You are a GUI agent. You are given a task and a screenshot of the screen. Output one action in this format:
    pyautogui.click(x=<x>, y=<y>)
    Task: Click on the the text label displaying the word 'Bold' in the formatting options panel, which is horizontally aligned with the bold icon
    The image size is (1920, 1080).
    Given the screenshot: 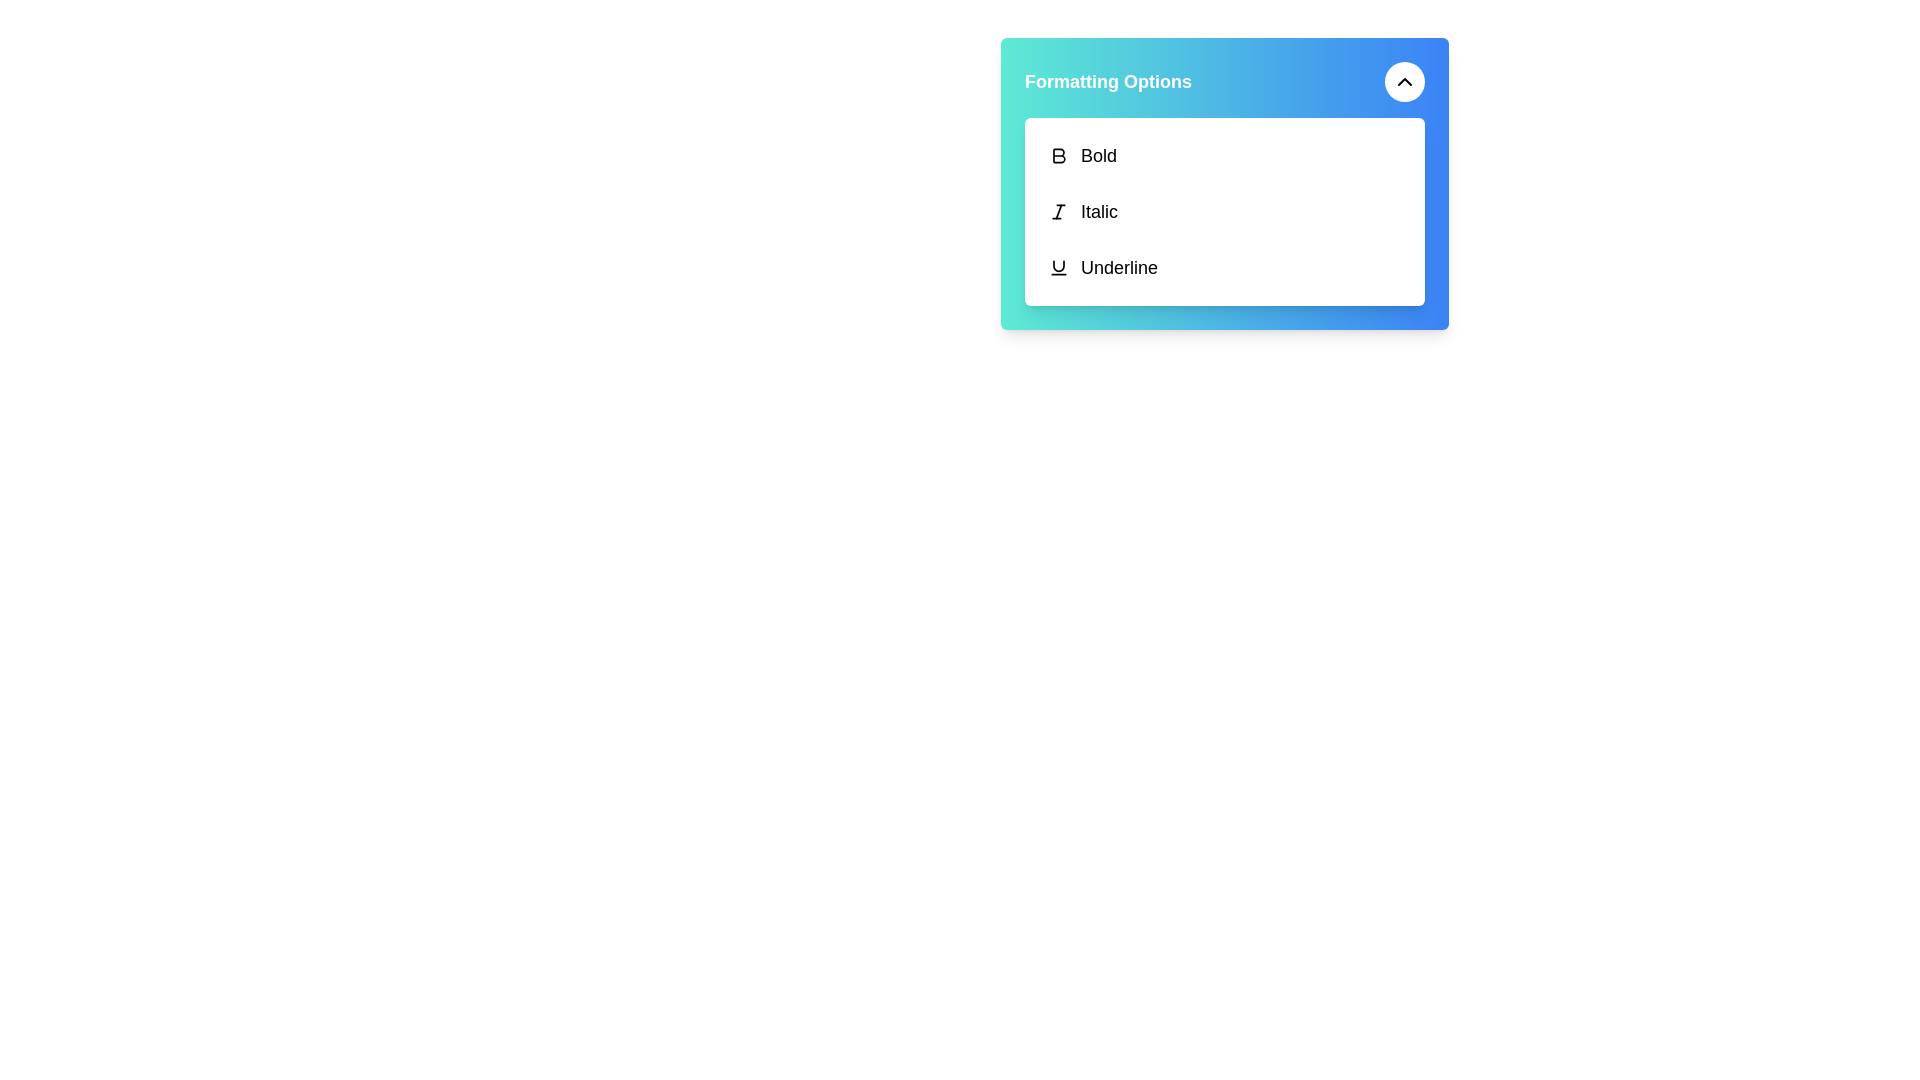 What is the action you would take?
    pyautogui.click(x=1098, y=154)
    